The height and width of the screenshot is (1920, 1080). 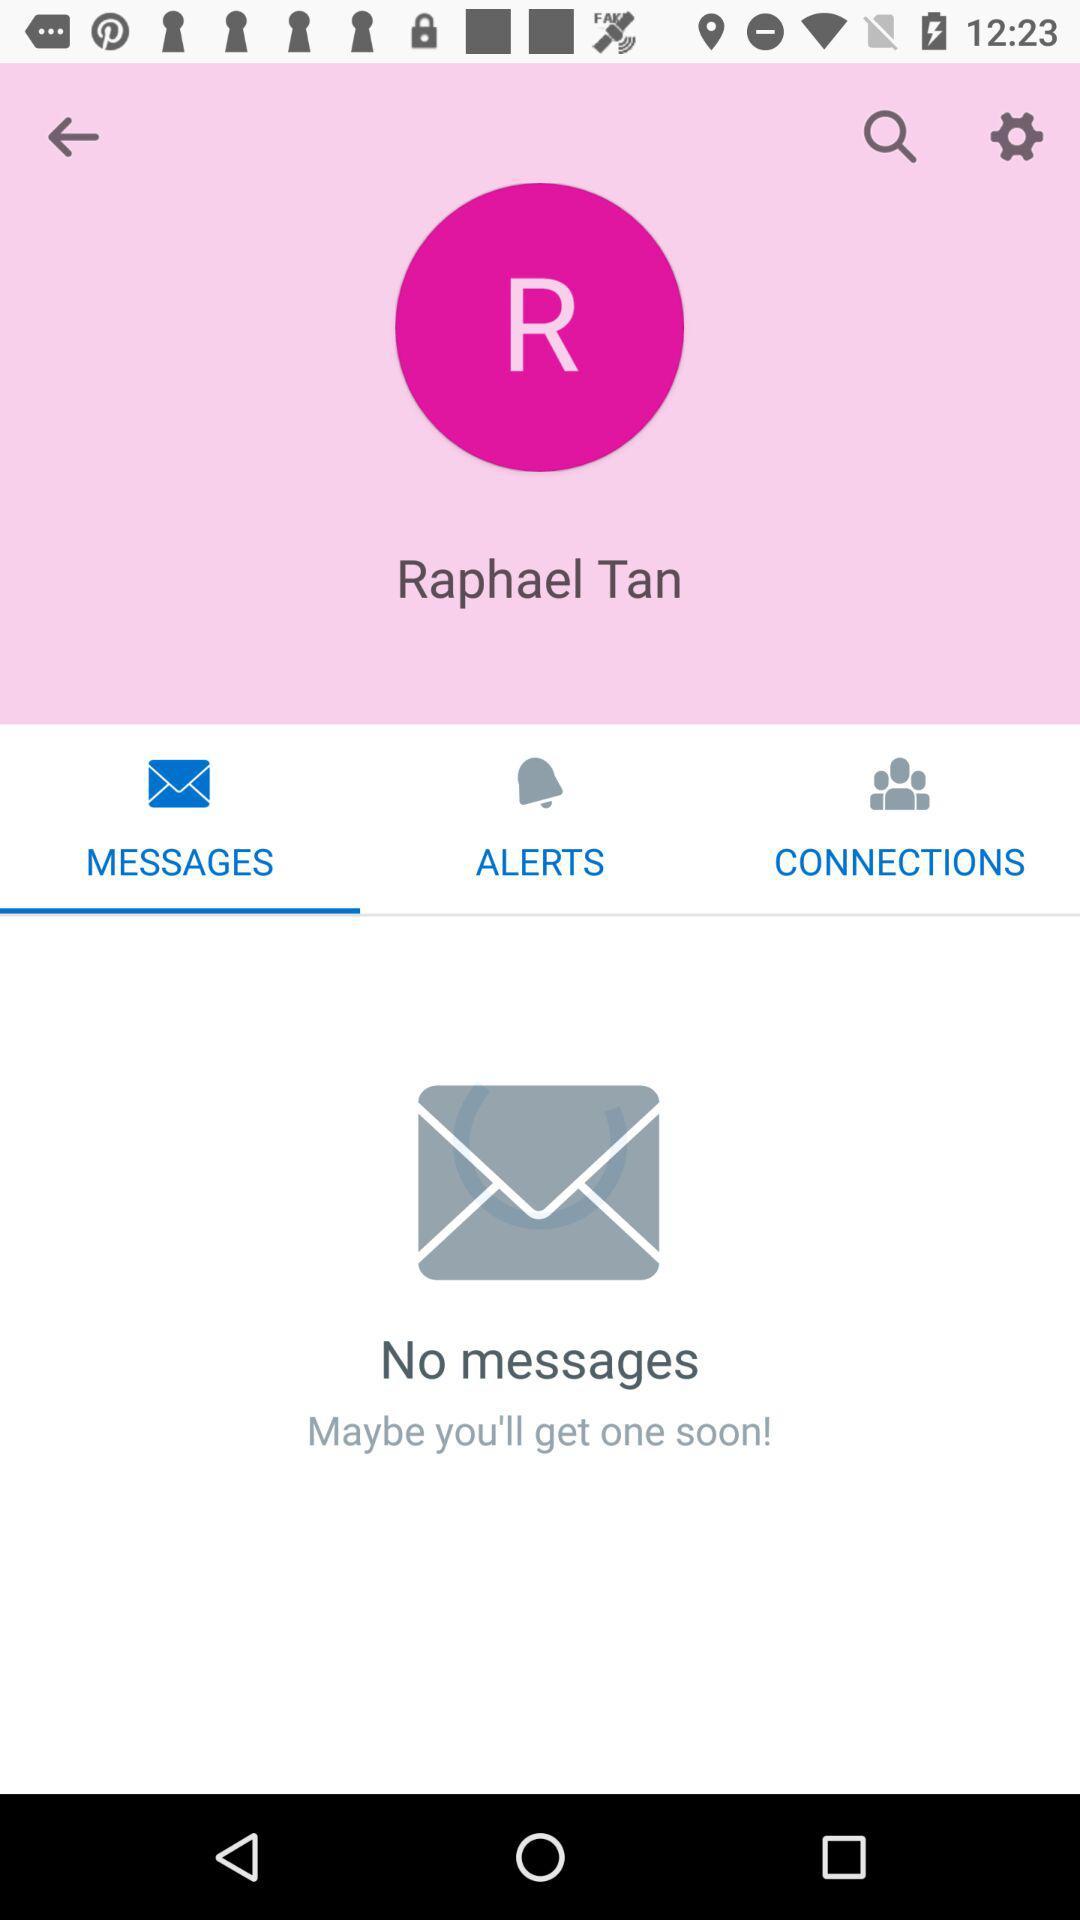 What do you see at coordinates (72, 135) in the screenshot?
I see `the icon at the top left corner` at bounding box center [72, 135].